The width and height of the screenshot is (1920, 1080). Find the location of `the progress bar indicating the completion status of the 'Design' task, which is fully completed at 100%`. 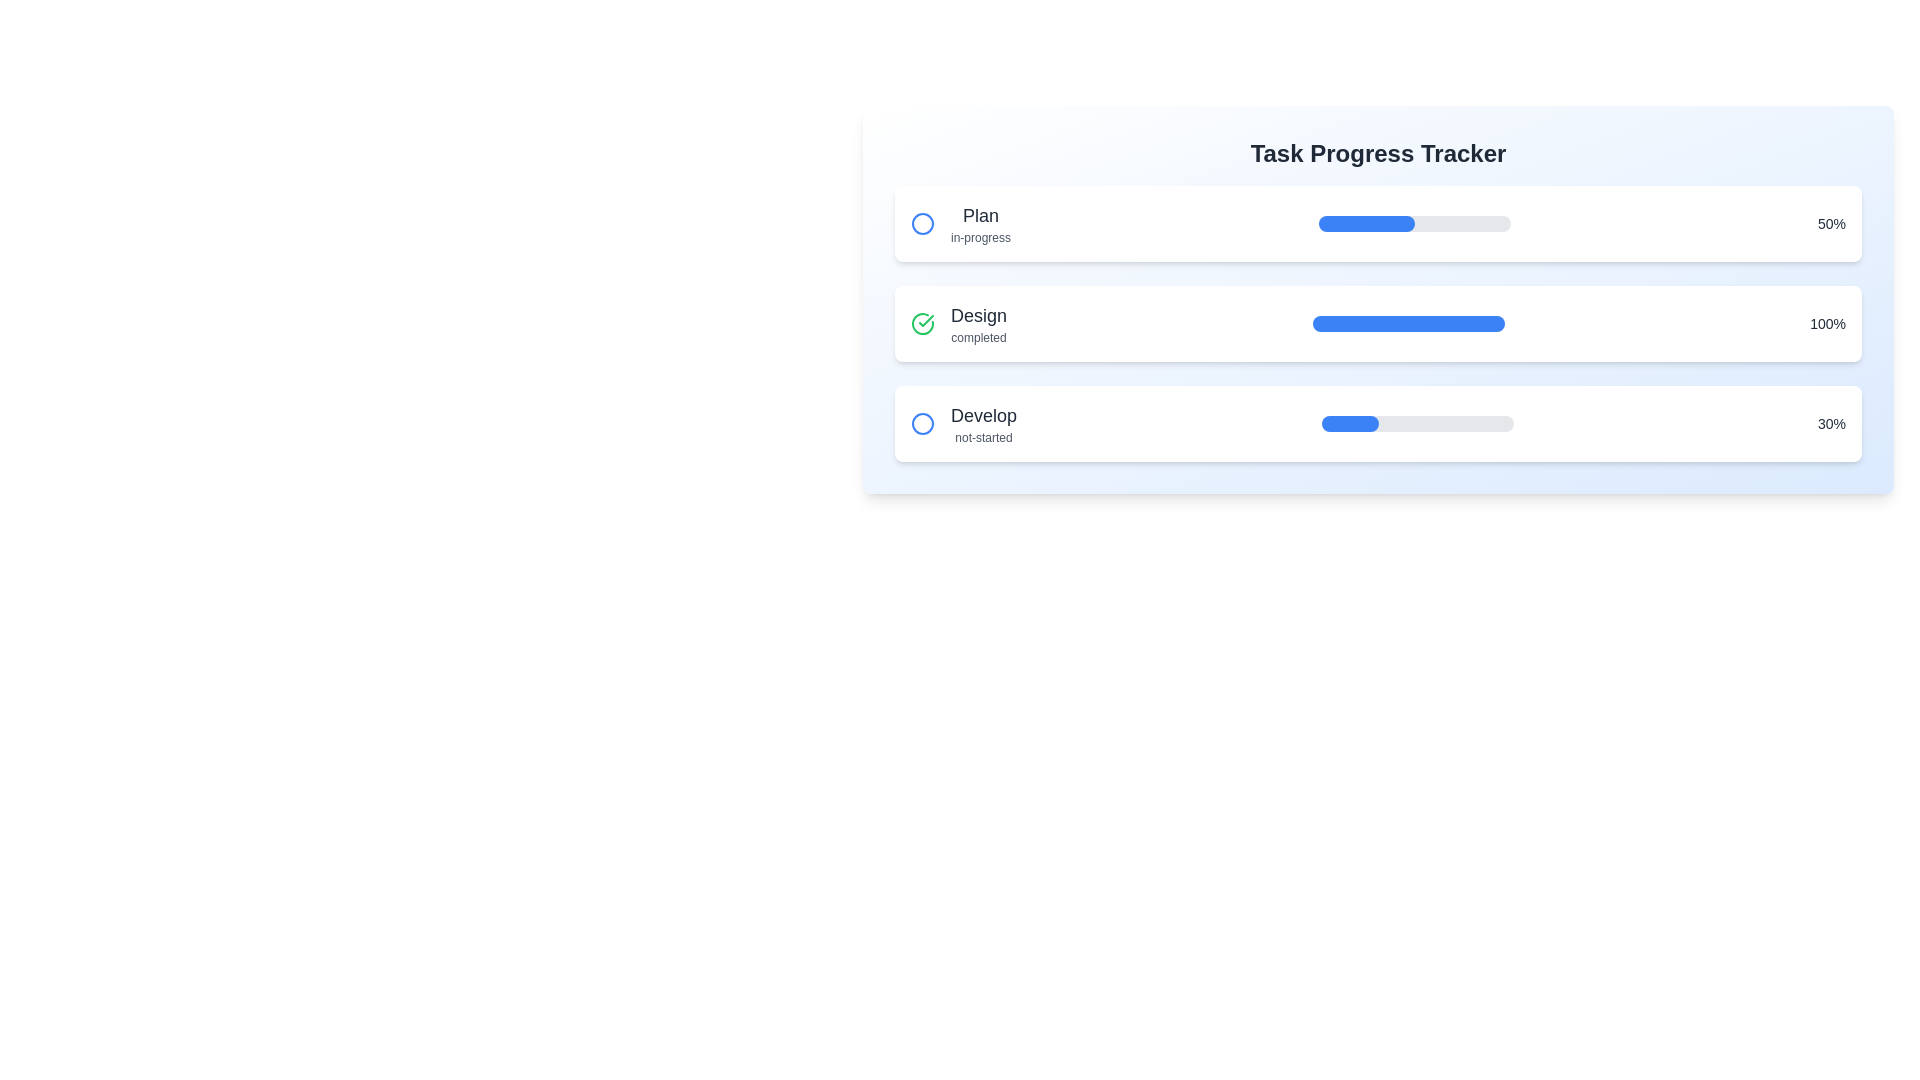

the progress bar indicating the completion status of the 'Design' task, which is fully completed at 100% is located at coordinates (1407, 323).